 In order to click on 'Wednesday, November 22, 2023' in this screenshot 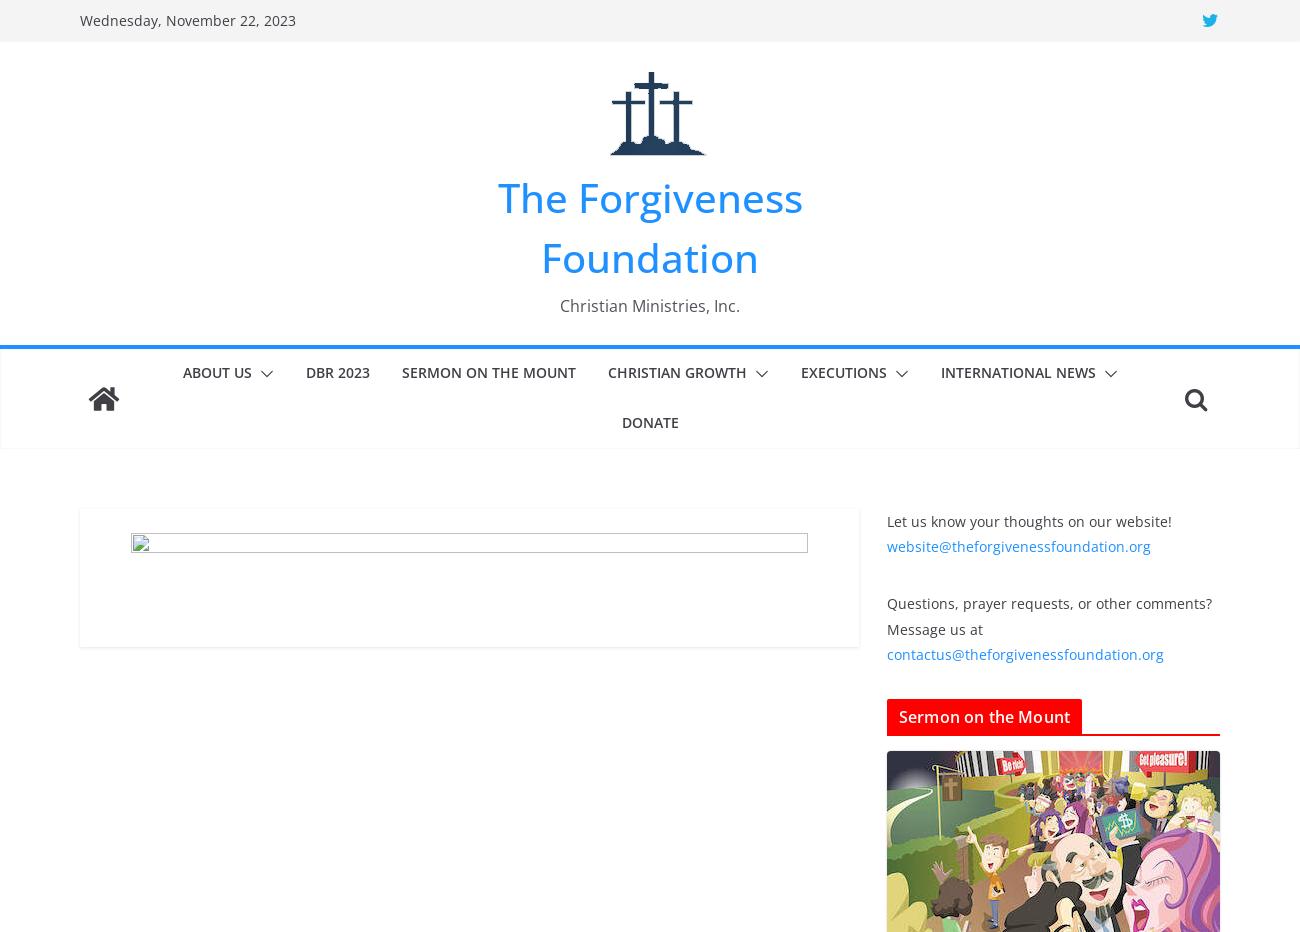, I will do `click(187, 19)`.